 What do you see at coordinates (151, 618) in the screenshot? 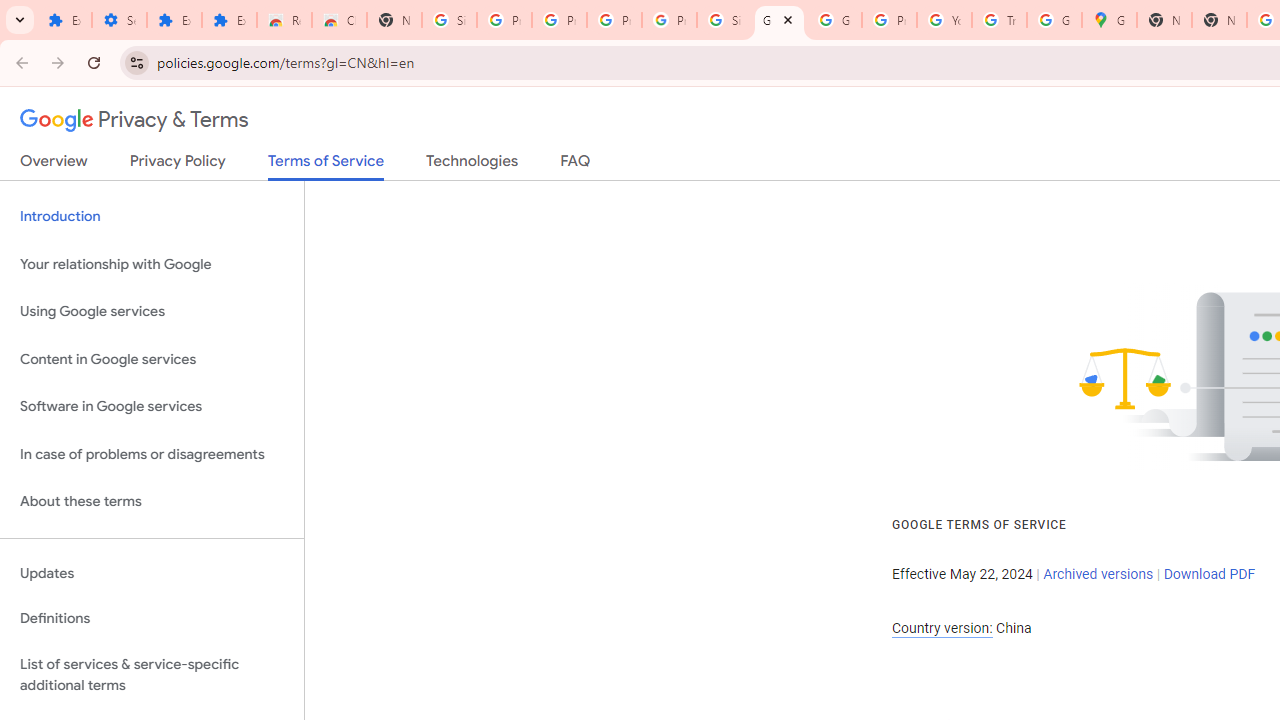
I see `'Definitions'` at bounding box center [151, 618].